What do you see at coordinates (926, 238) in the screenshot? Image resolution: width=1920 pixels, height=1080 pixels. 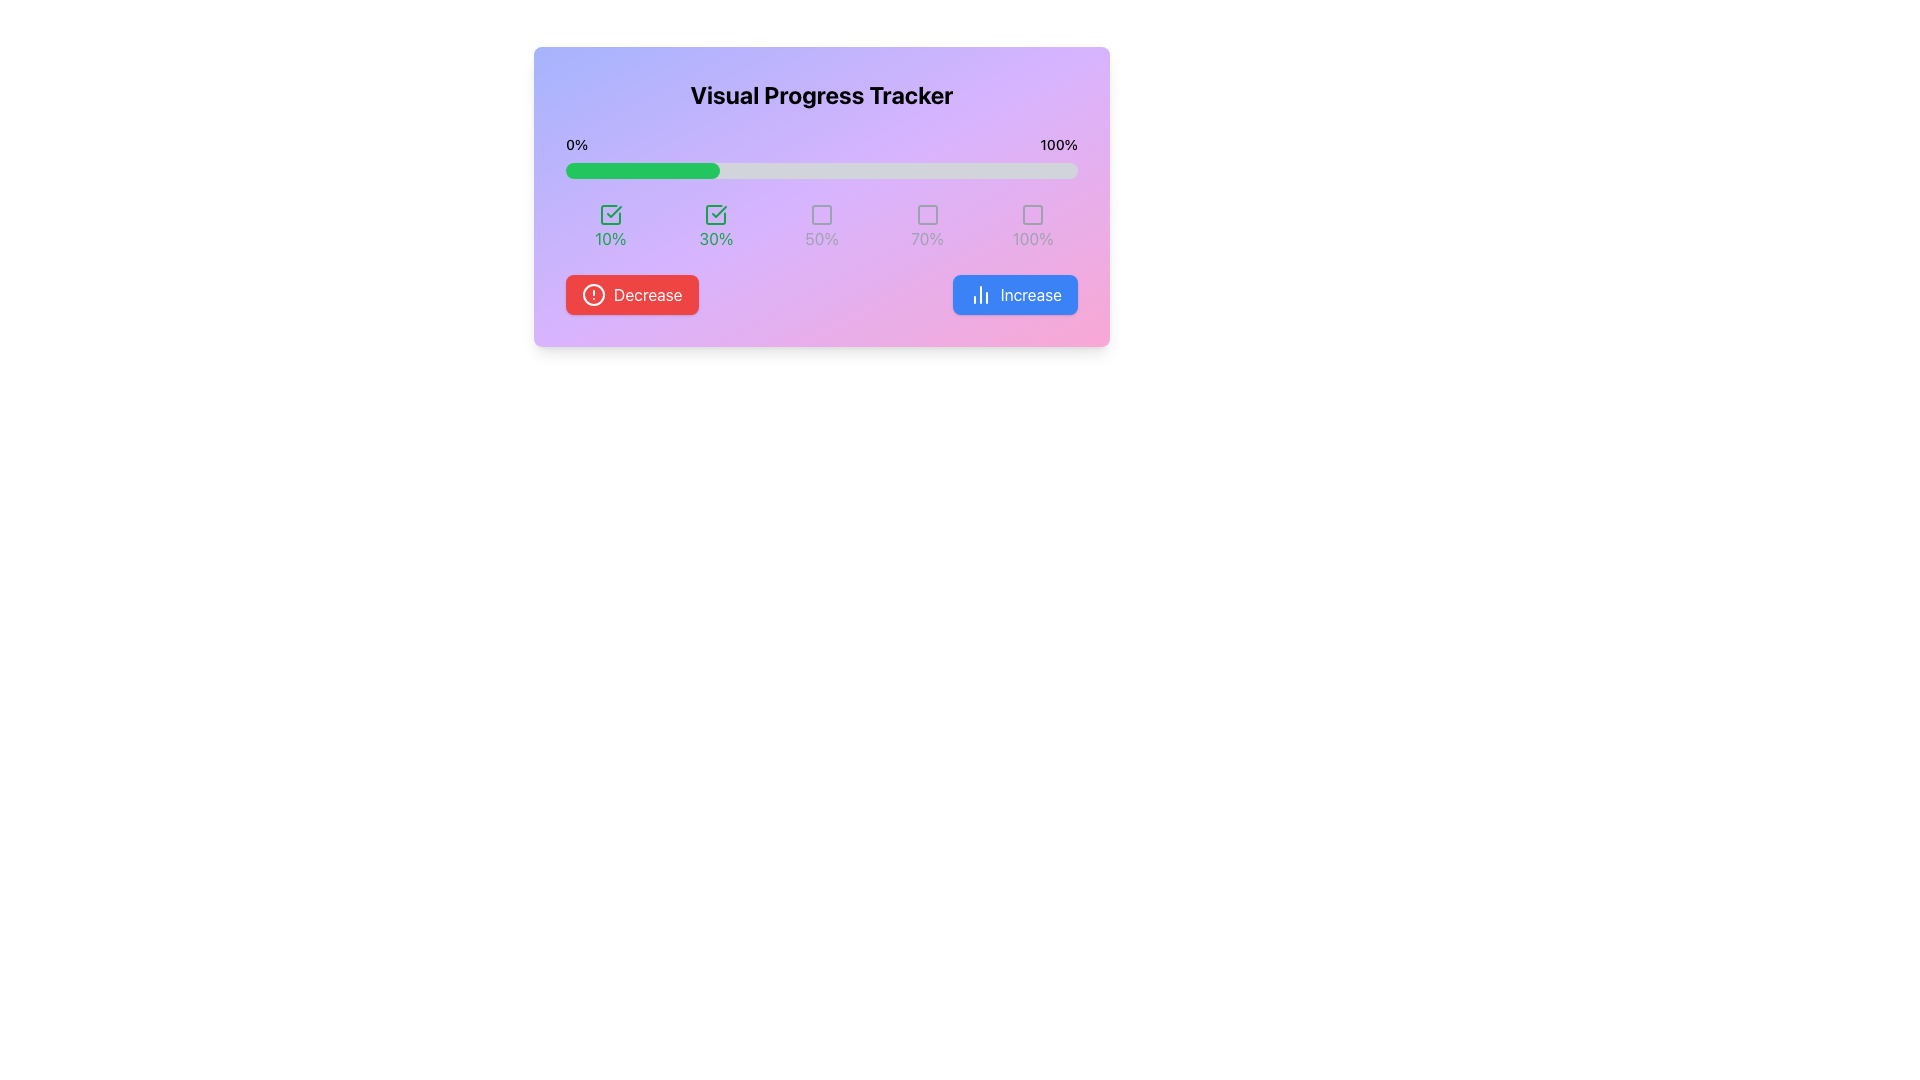 I see `text label that displays '70%' in gray font color, located below the square icon in the progress tracking interface` at bounding box center [926, 238].